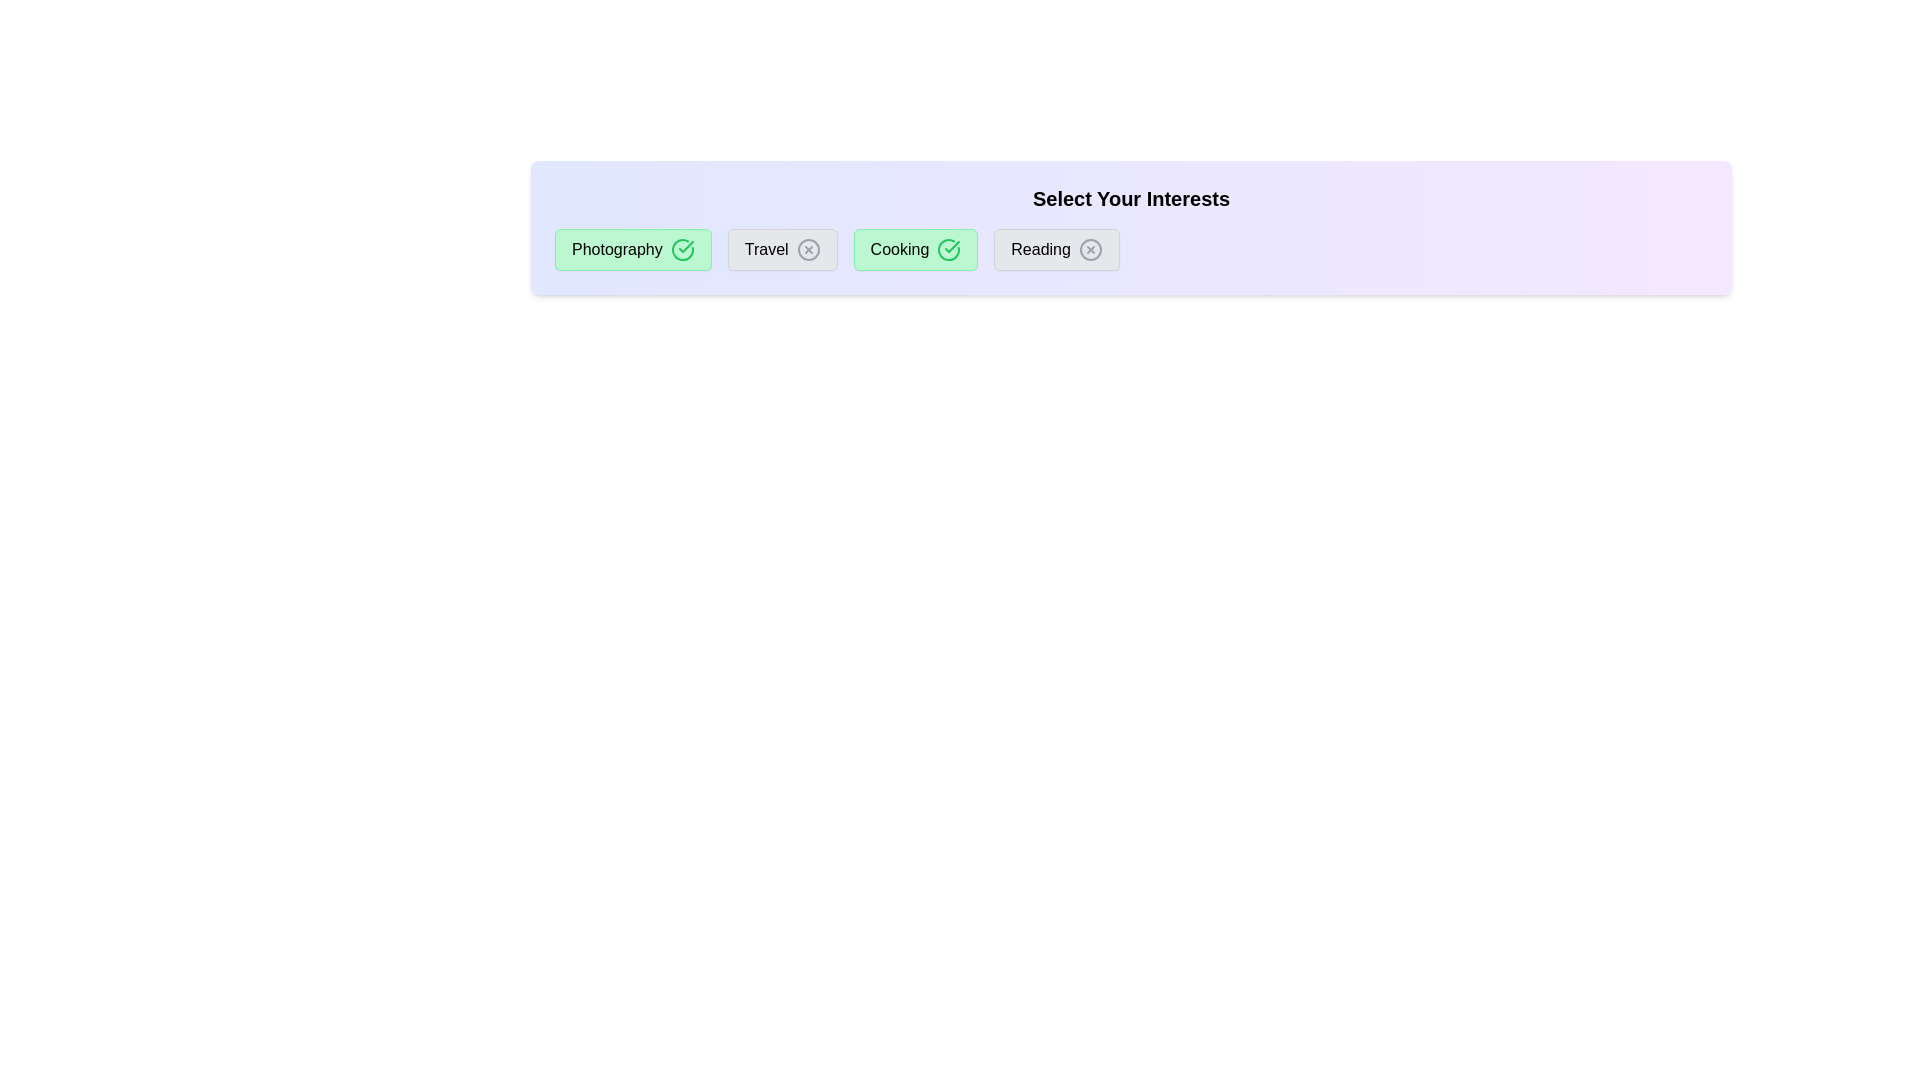  I want to click on the chip labeled Travel, so click(781, 249).